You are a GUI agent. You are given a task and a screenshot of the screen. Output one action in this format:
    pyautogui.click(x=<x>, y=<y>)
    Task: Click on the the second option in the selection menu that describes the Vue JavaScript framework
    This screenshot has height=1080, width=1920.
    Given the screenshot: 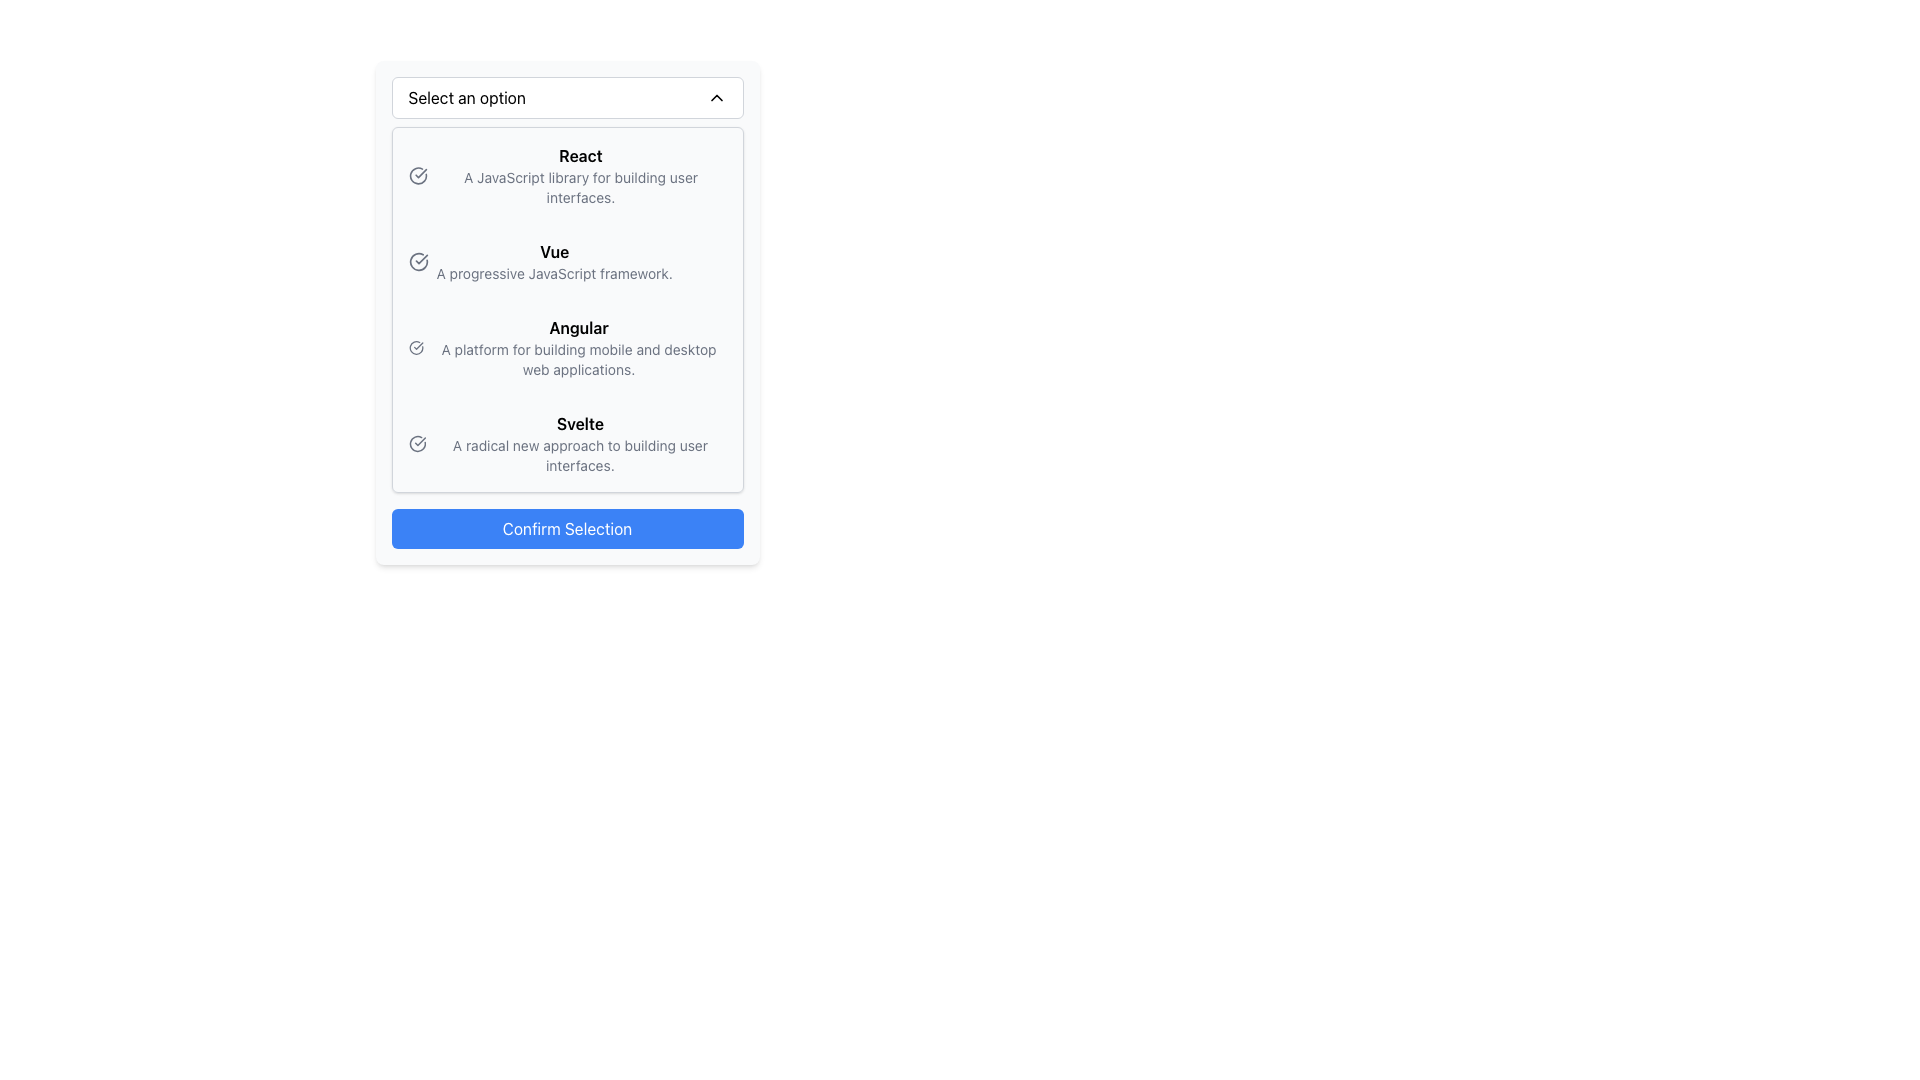 What is the action you would take?
    pyautogui.click(x=554, y=261)
    